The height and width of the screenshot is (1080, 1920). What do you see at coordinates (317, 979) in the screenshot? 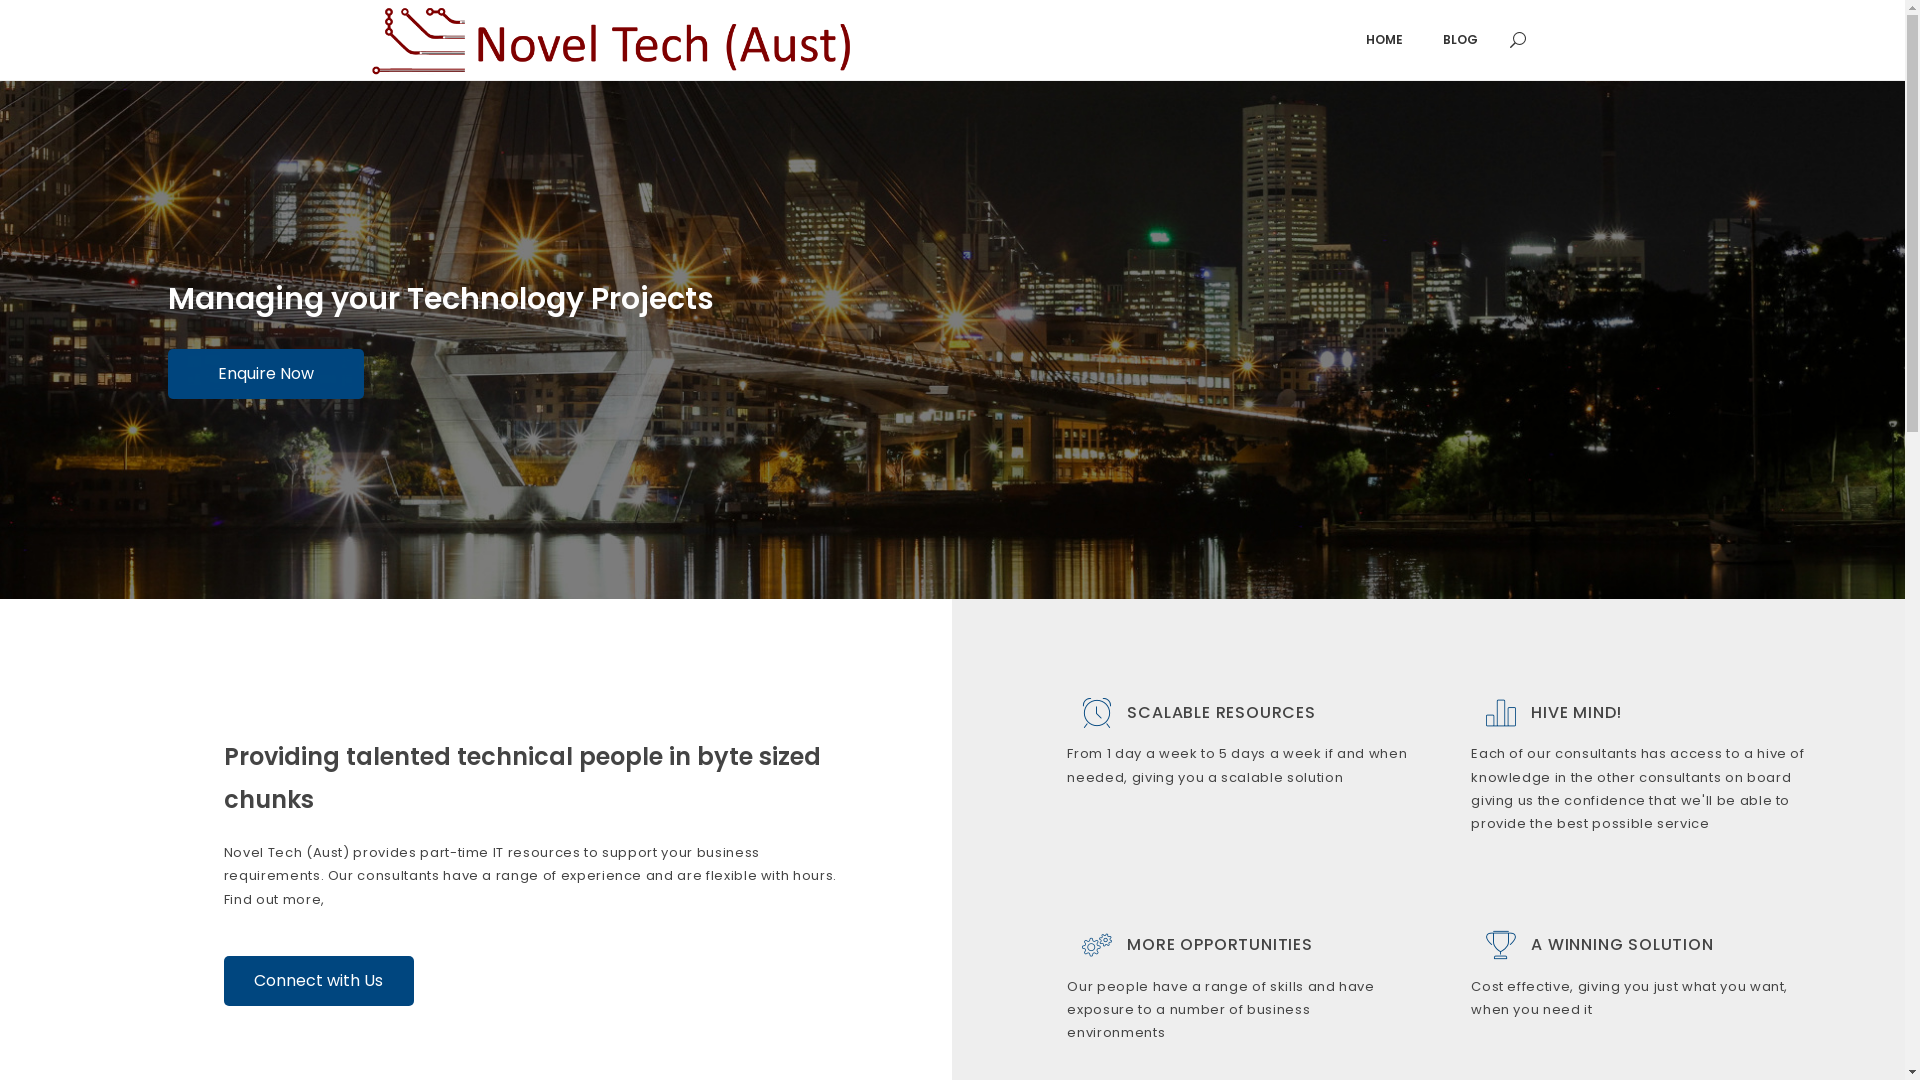
I see `'Connect with Us'` at bounding box center [317, 979].